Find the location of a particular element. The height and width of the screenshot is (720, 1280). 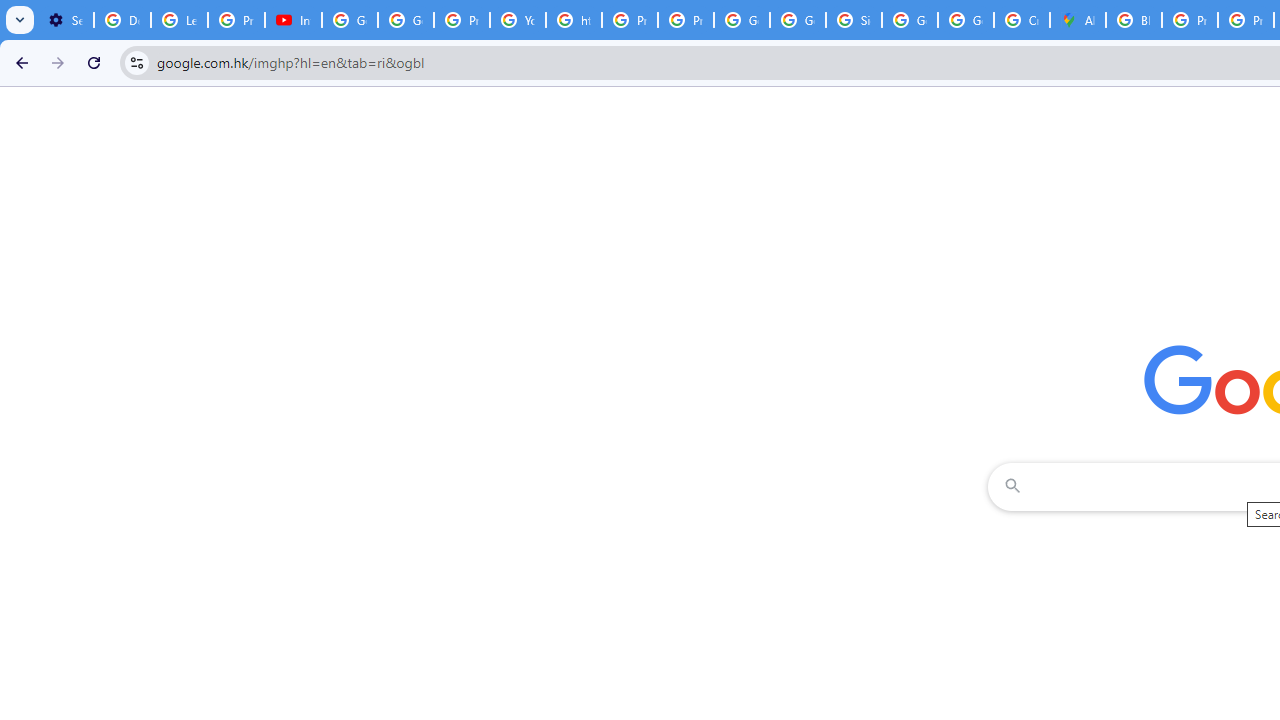

'Introduction | Google Privacy Policy - YouTube' is located at coordinates (292, 20).